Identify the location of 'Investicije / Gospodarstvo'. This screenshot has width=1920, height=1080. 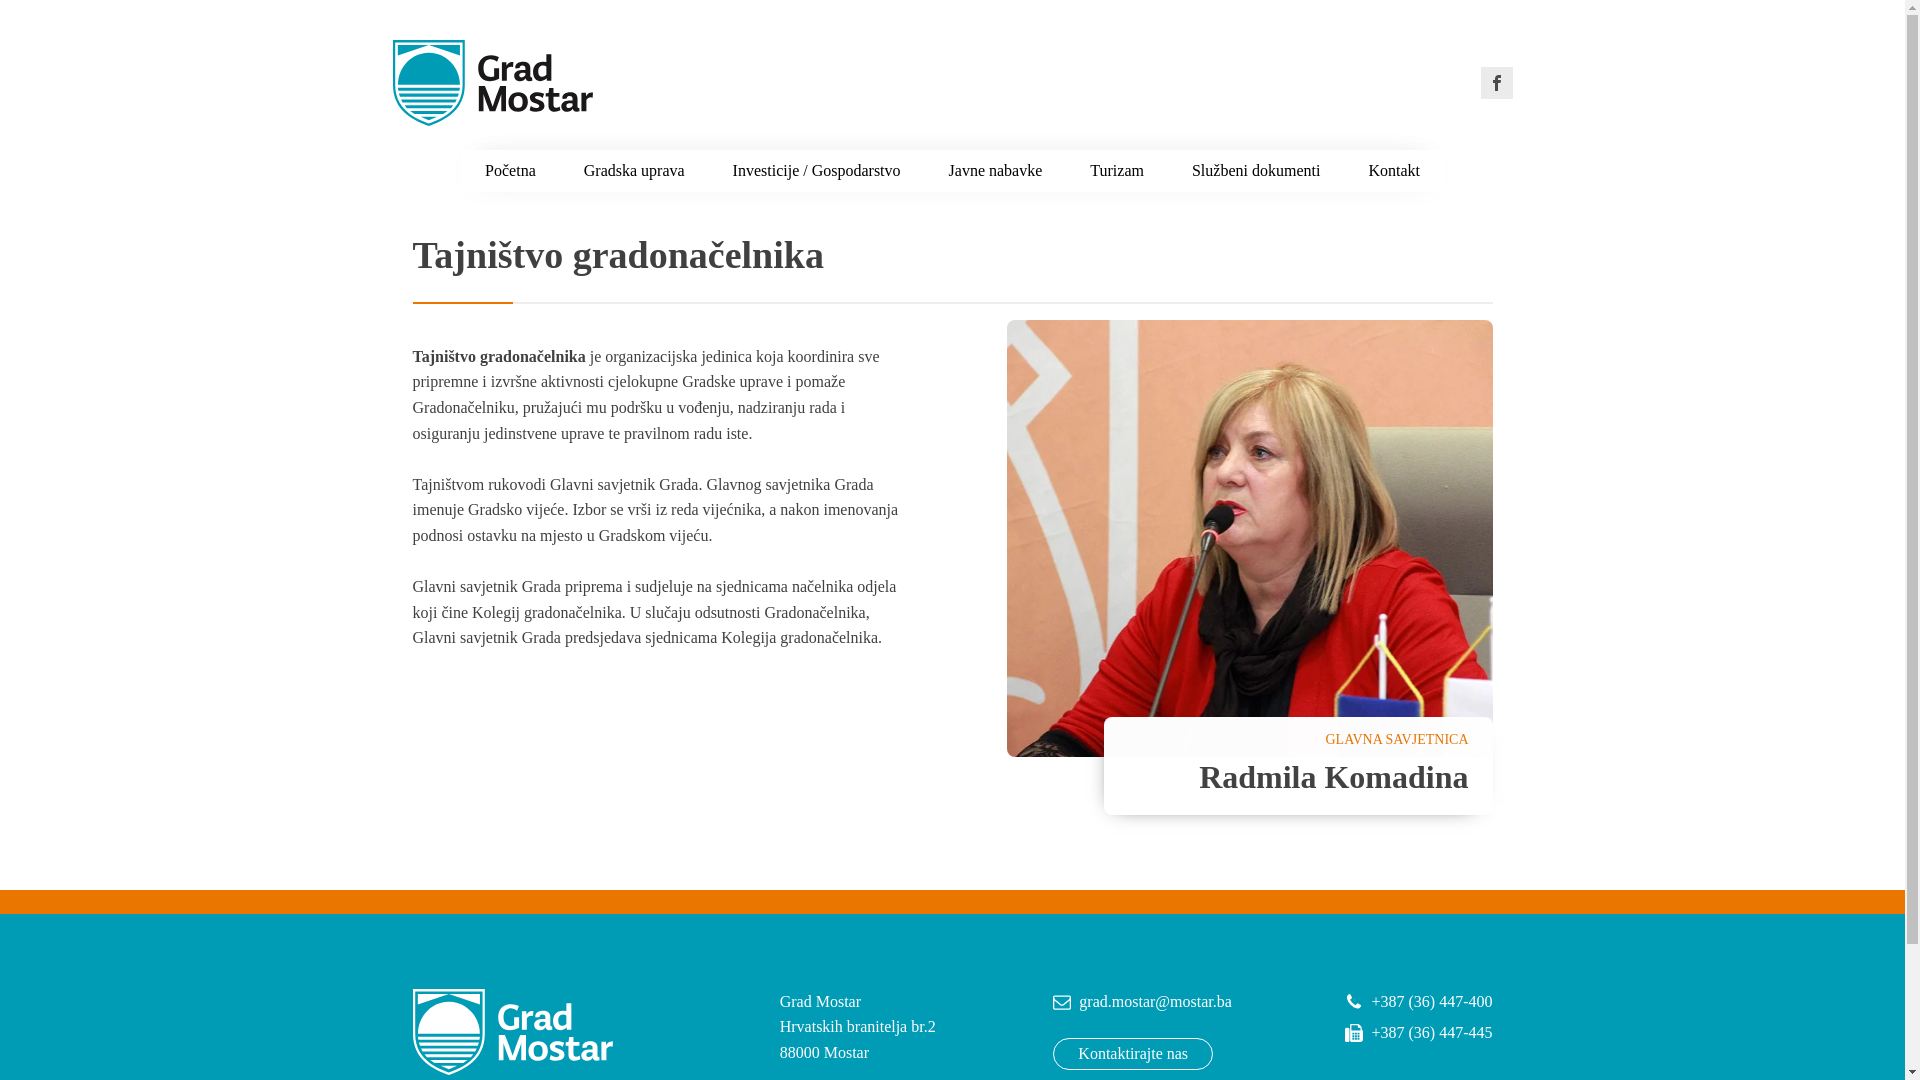
(816, 169).